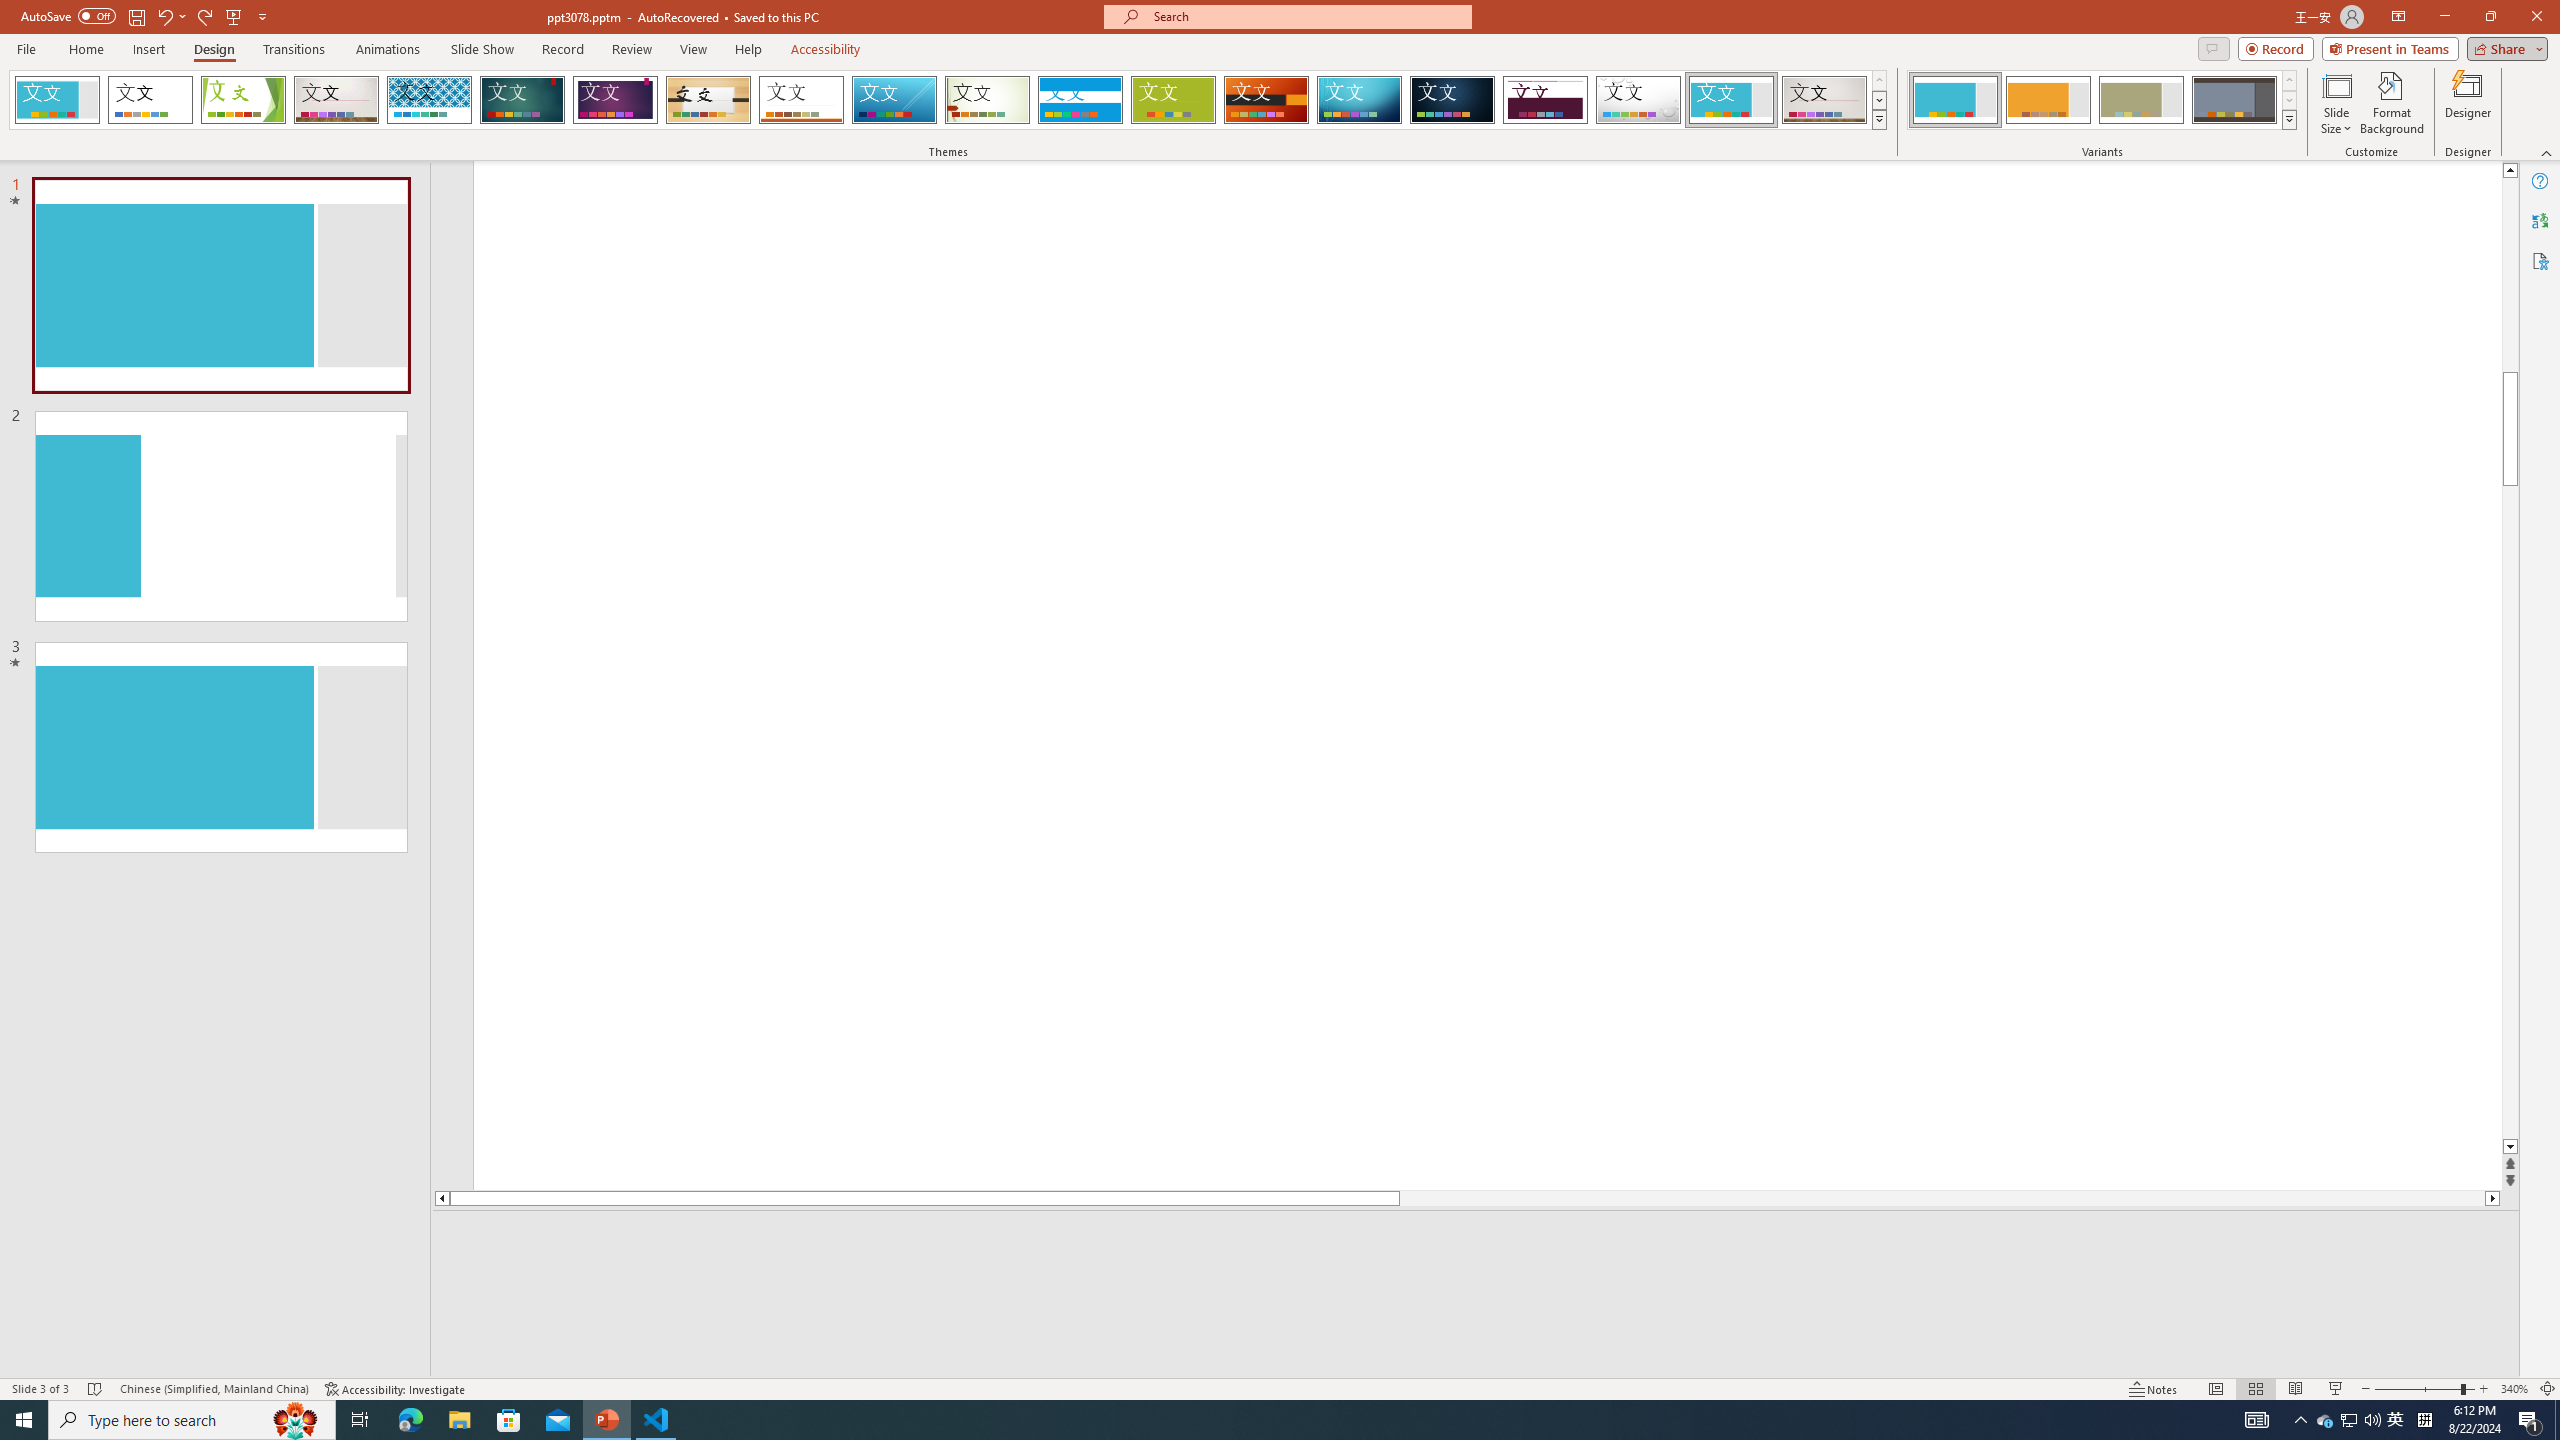 Image resolution: width=2560 pixels, height=1440 pixels. What do you see at coordinates (893, 99) in the screenshot?
I see `'Slice'` at bounding box center [893, 99].